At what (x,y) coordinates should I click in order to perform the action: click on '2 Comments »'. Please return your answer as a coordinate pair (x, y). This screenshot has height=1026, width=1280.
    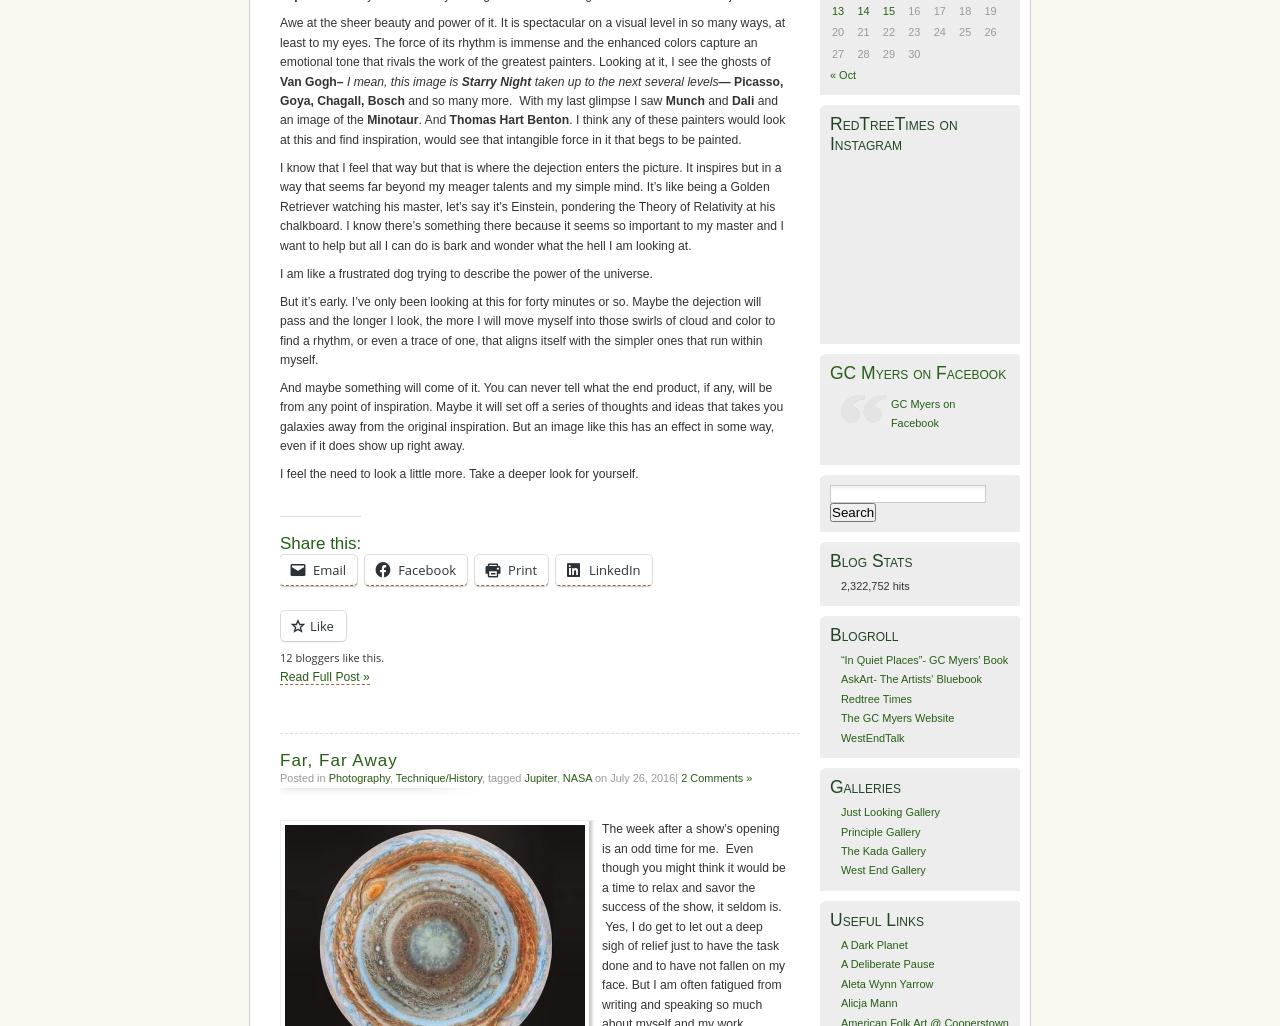
    Looking at the image, I should click on (680, 777).